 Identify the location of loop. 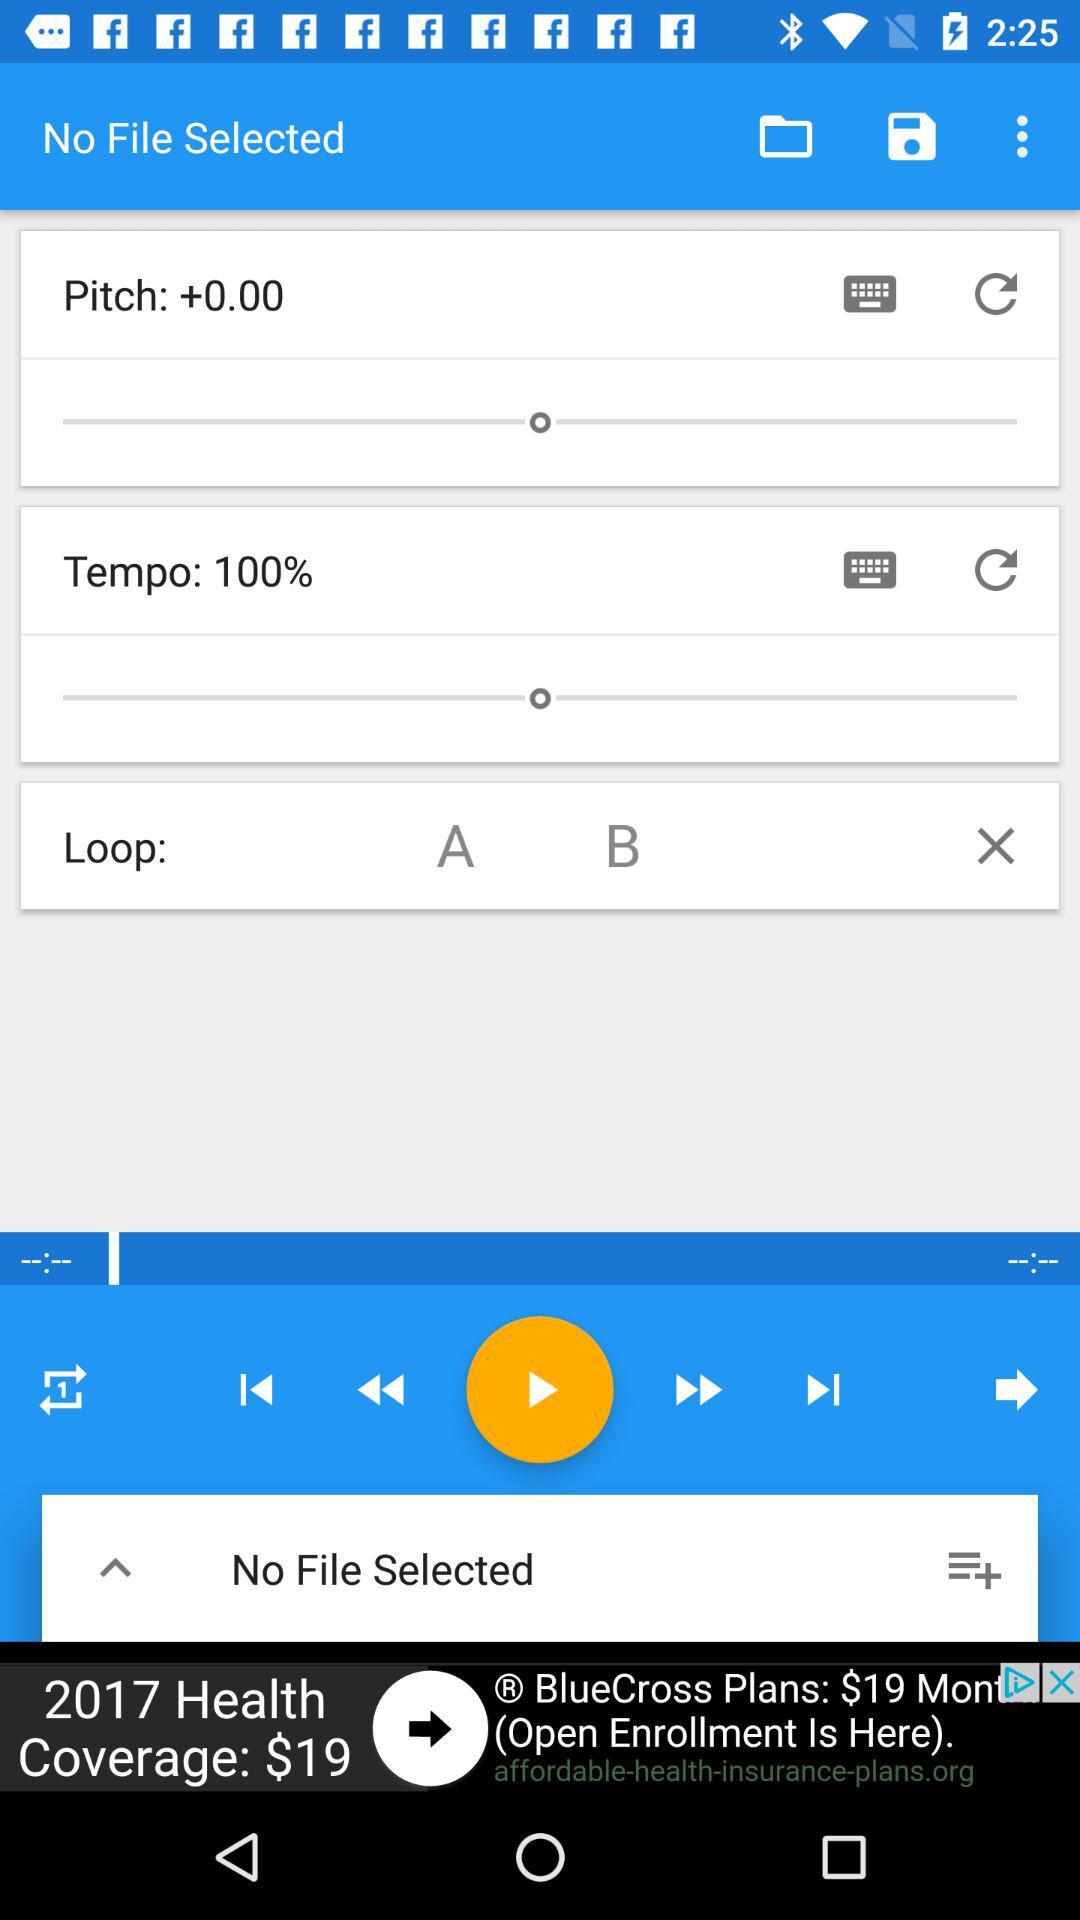
(995, 845).